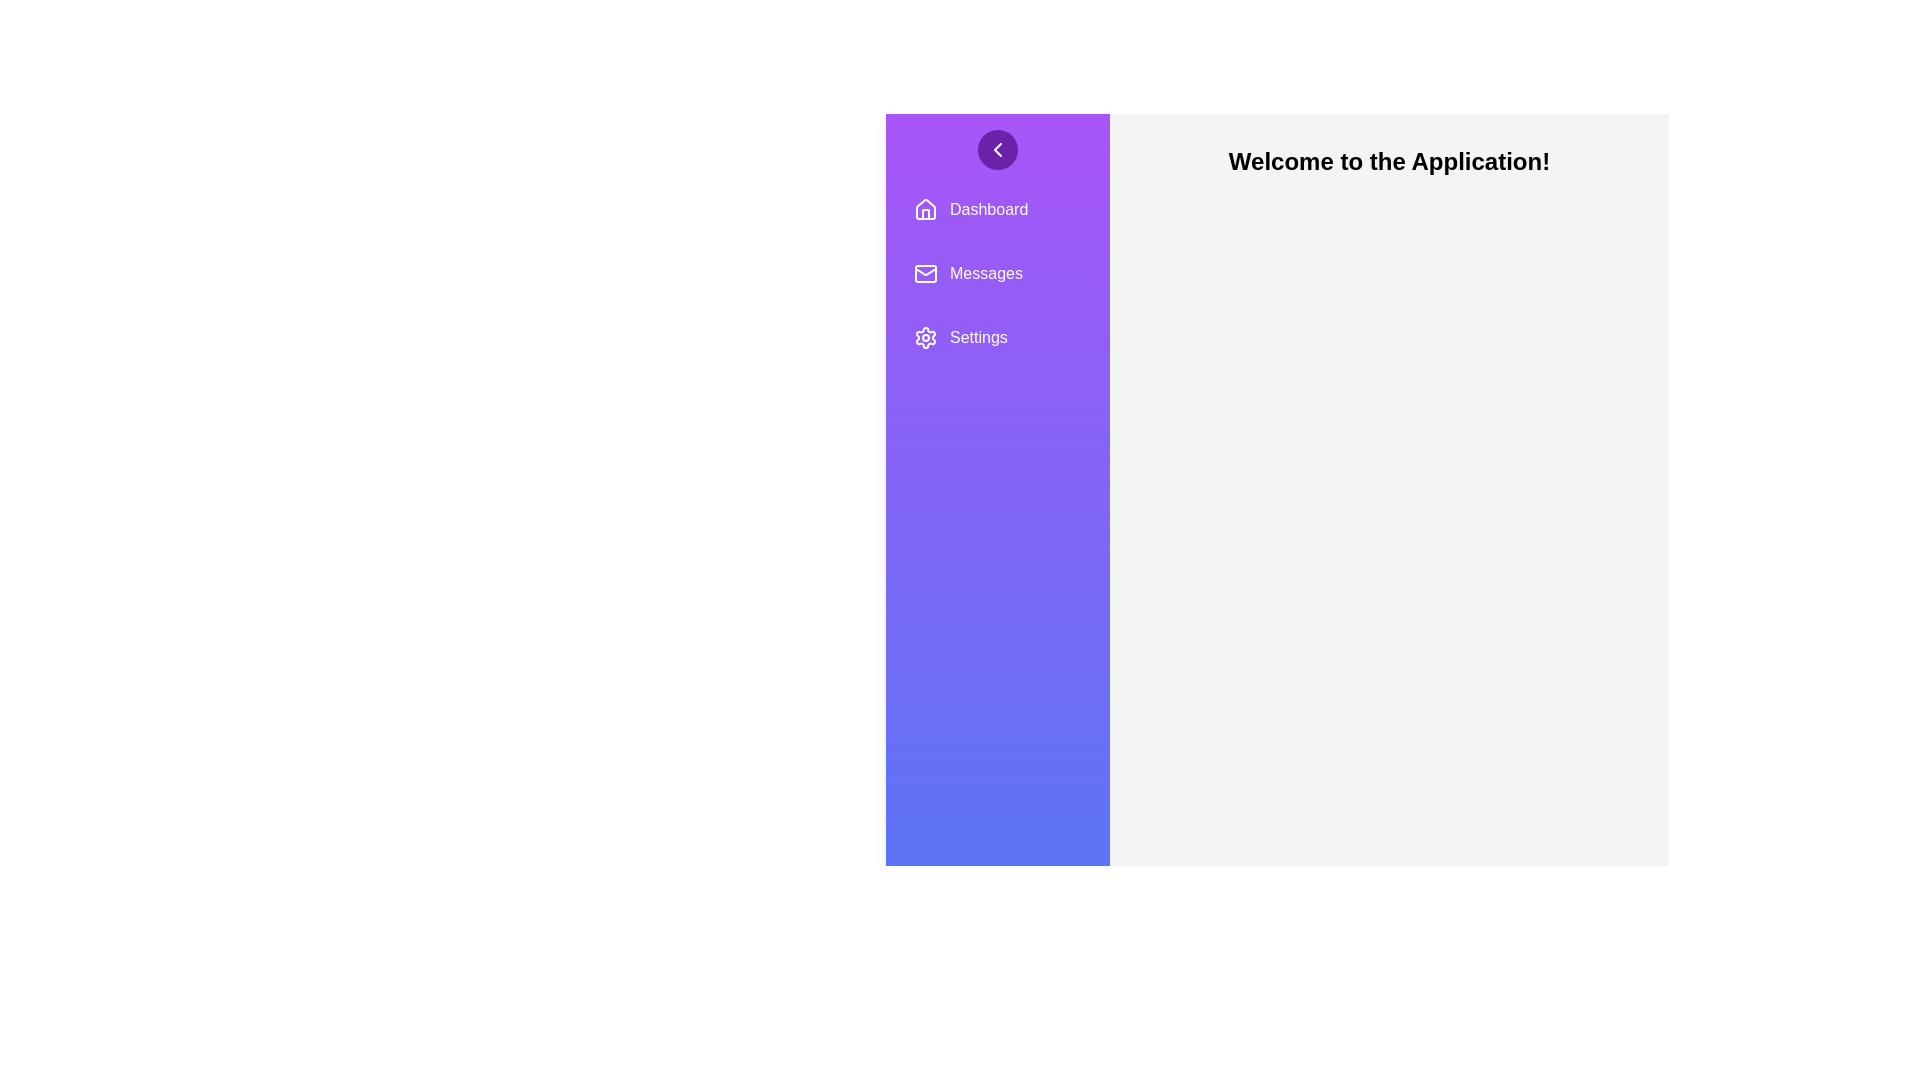 This screenshot has height=1080, width=1920. I want to click on the gear-shaped icon representing settings, which is the first icon in the 'Settings' option within the vertical navigation menu on the left side of the application, so click(925, 337).